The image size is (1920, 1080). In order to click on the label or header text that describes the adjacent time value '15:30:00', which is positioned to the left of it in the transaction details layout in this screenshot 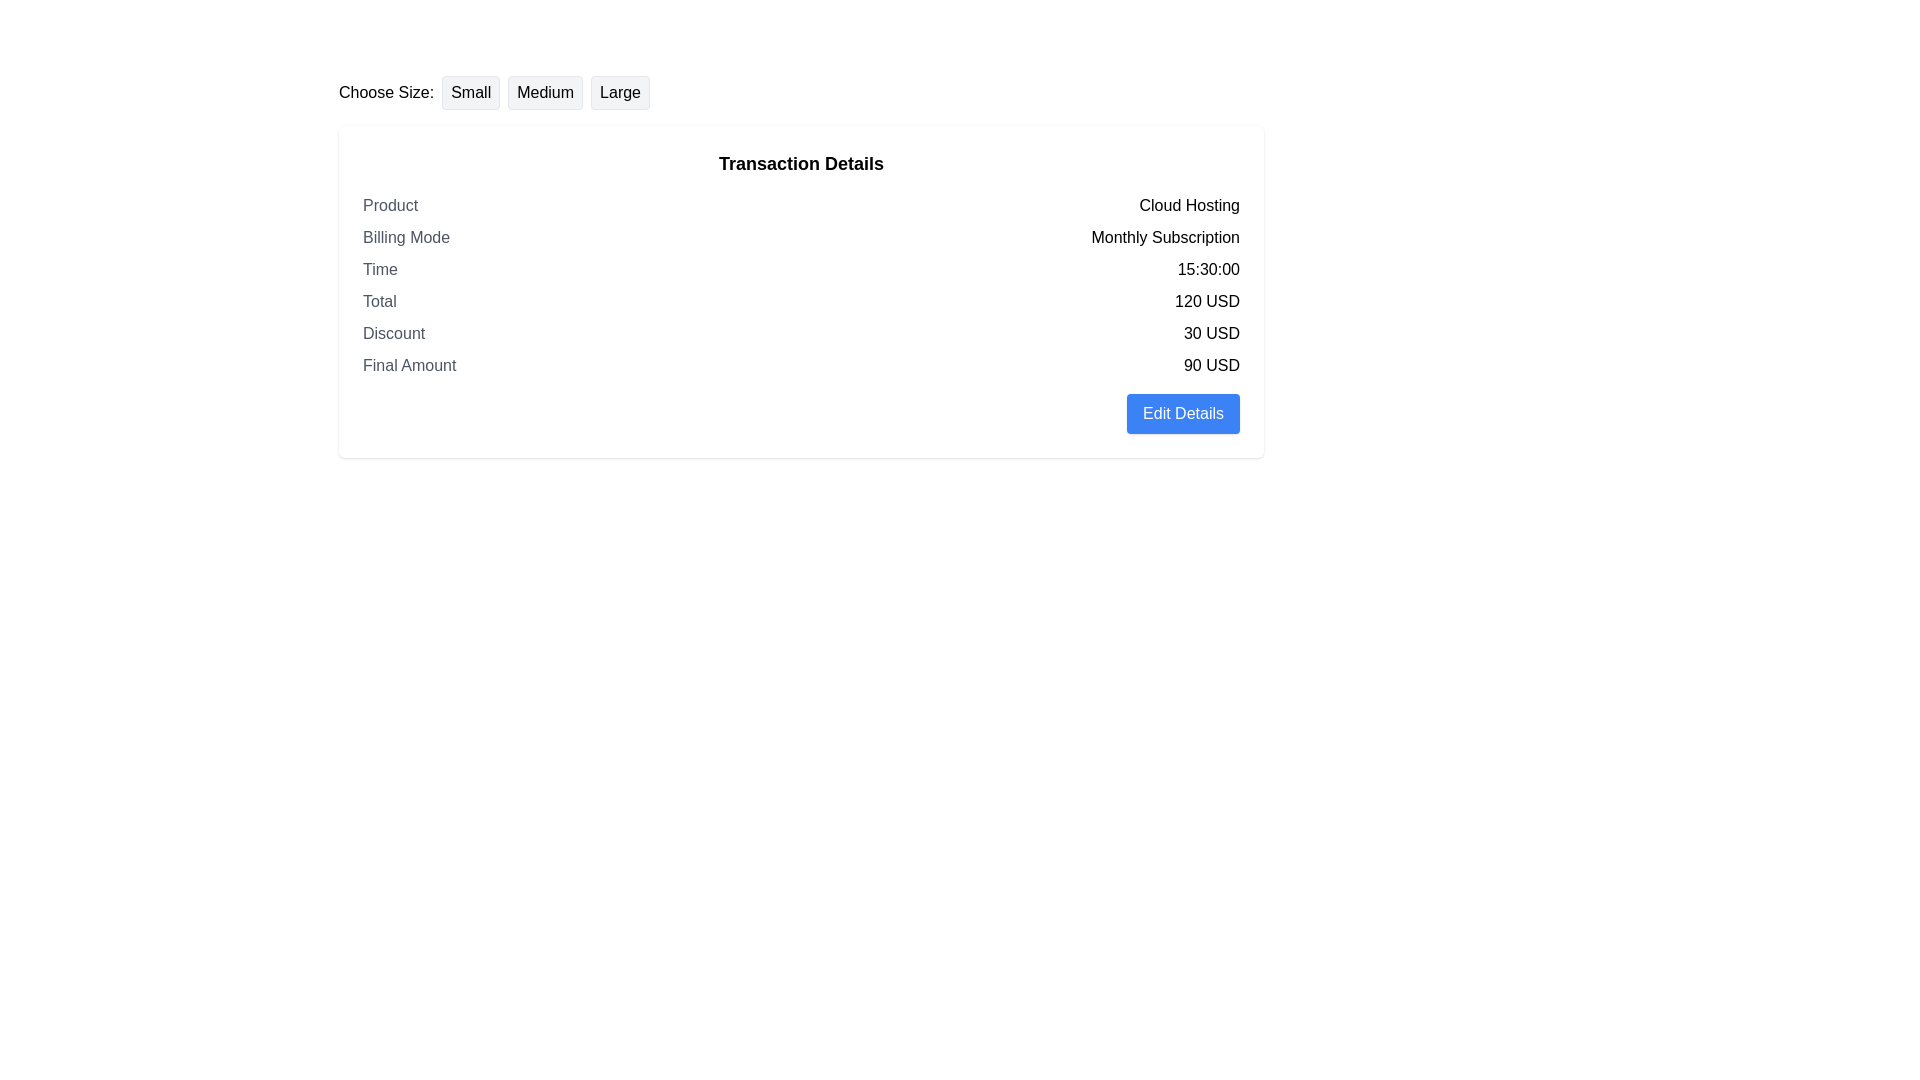, I will do `click(380, 270)`.